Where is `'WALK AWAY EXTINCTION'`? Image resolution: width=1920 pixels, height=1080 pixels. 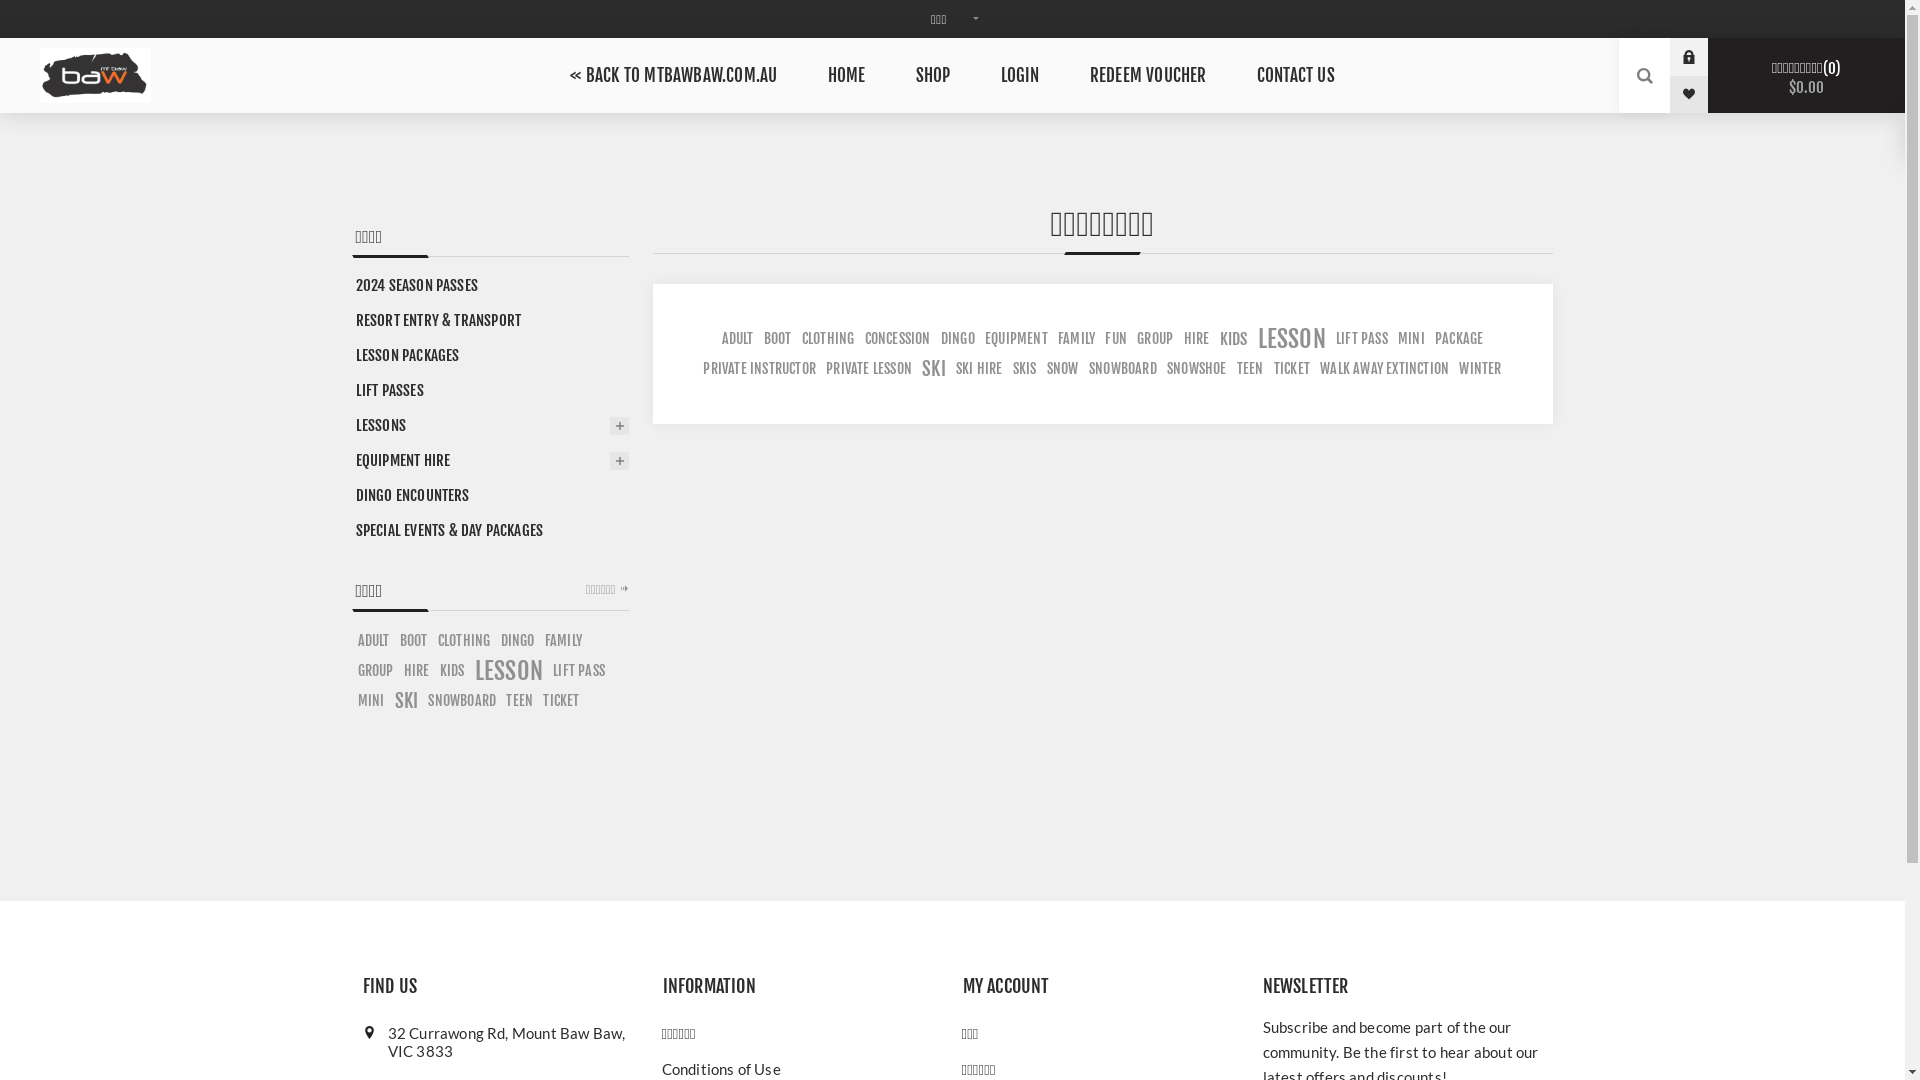 'WALK AWAY EXTINCTION' is located at coordinates (1383, 369).